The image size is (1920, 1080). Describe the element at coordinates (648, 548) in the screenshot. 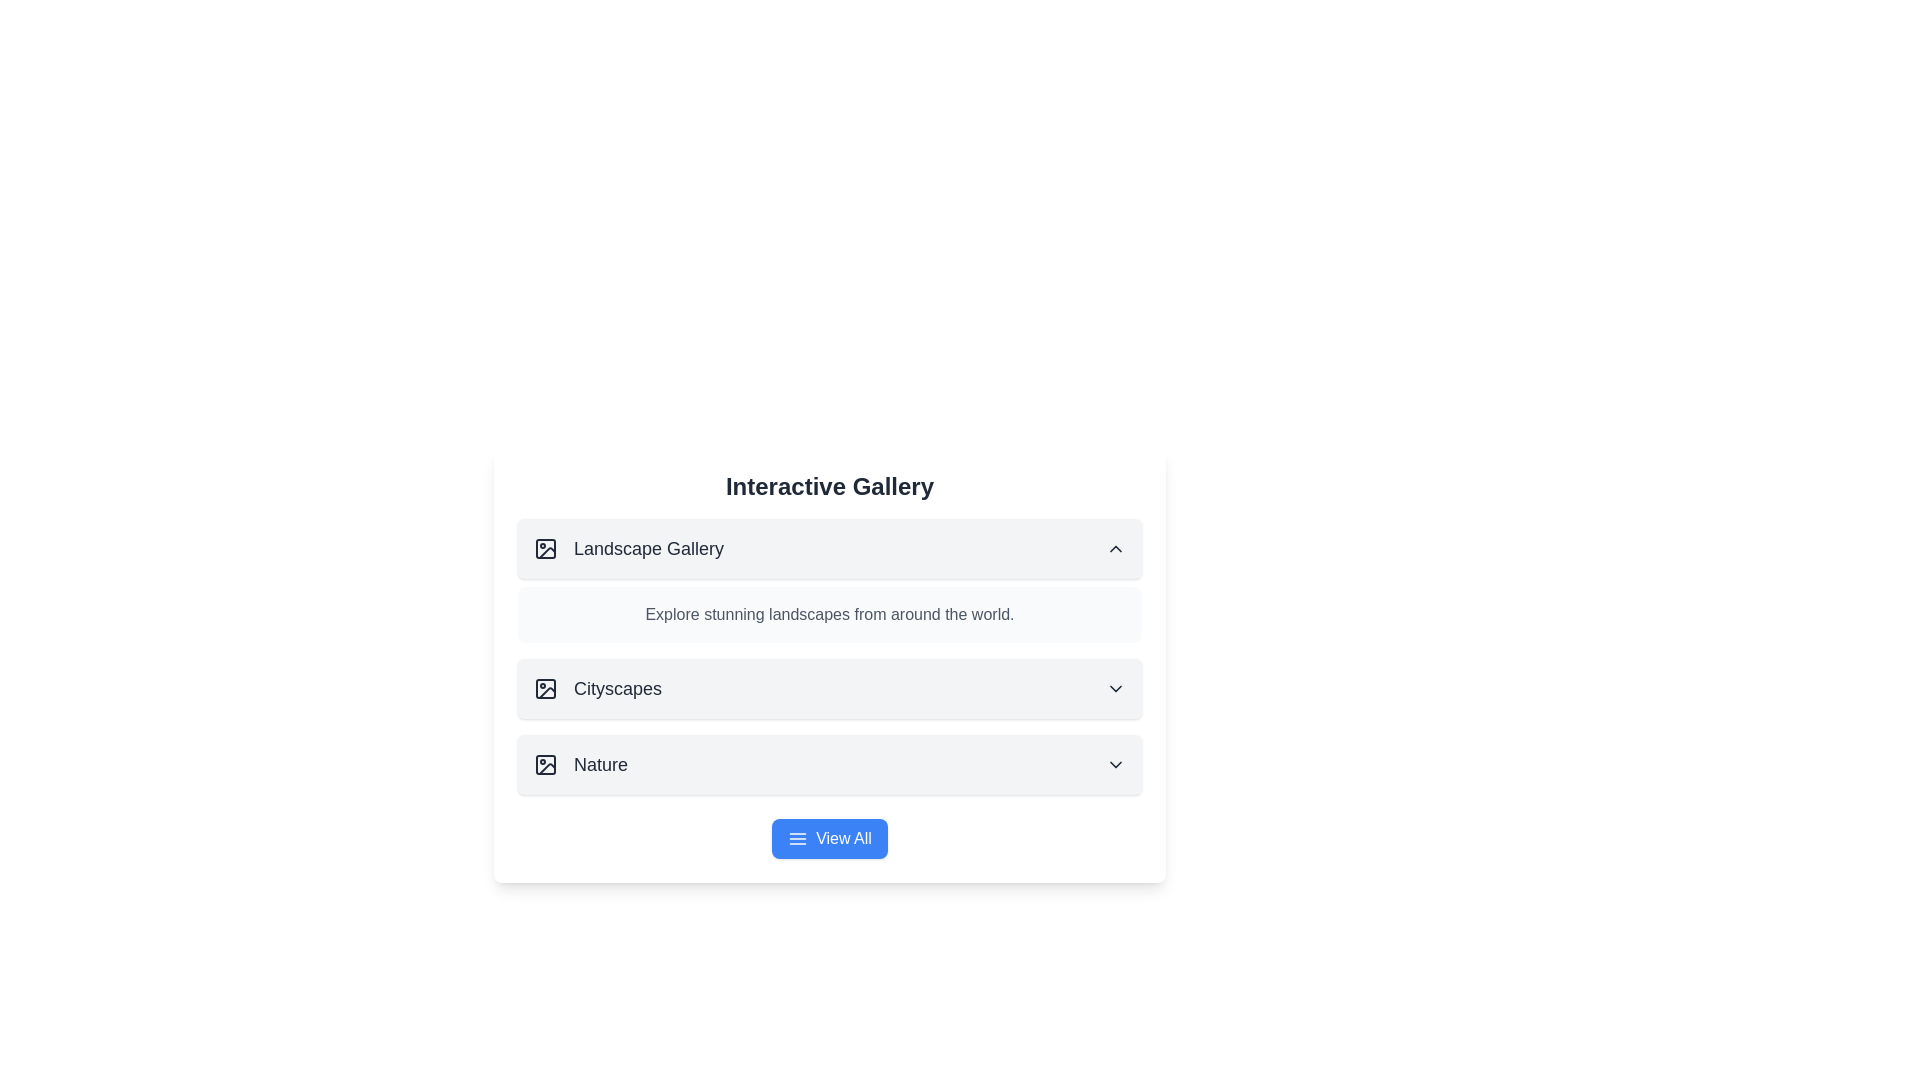

I see `text of the Text Label that identifies the 'Interactive Gallery' section in the landscape images gallery` at that location.